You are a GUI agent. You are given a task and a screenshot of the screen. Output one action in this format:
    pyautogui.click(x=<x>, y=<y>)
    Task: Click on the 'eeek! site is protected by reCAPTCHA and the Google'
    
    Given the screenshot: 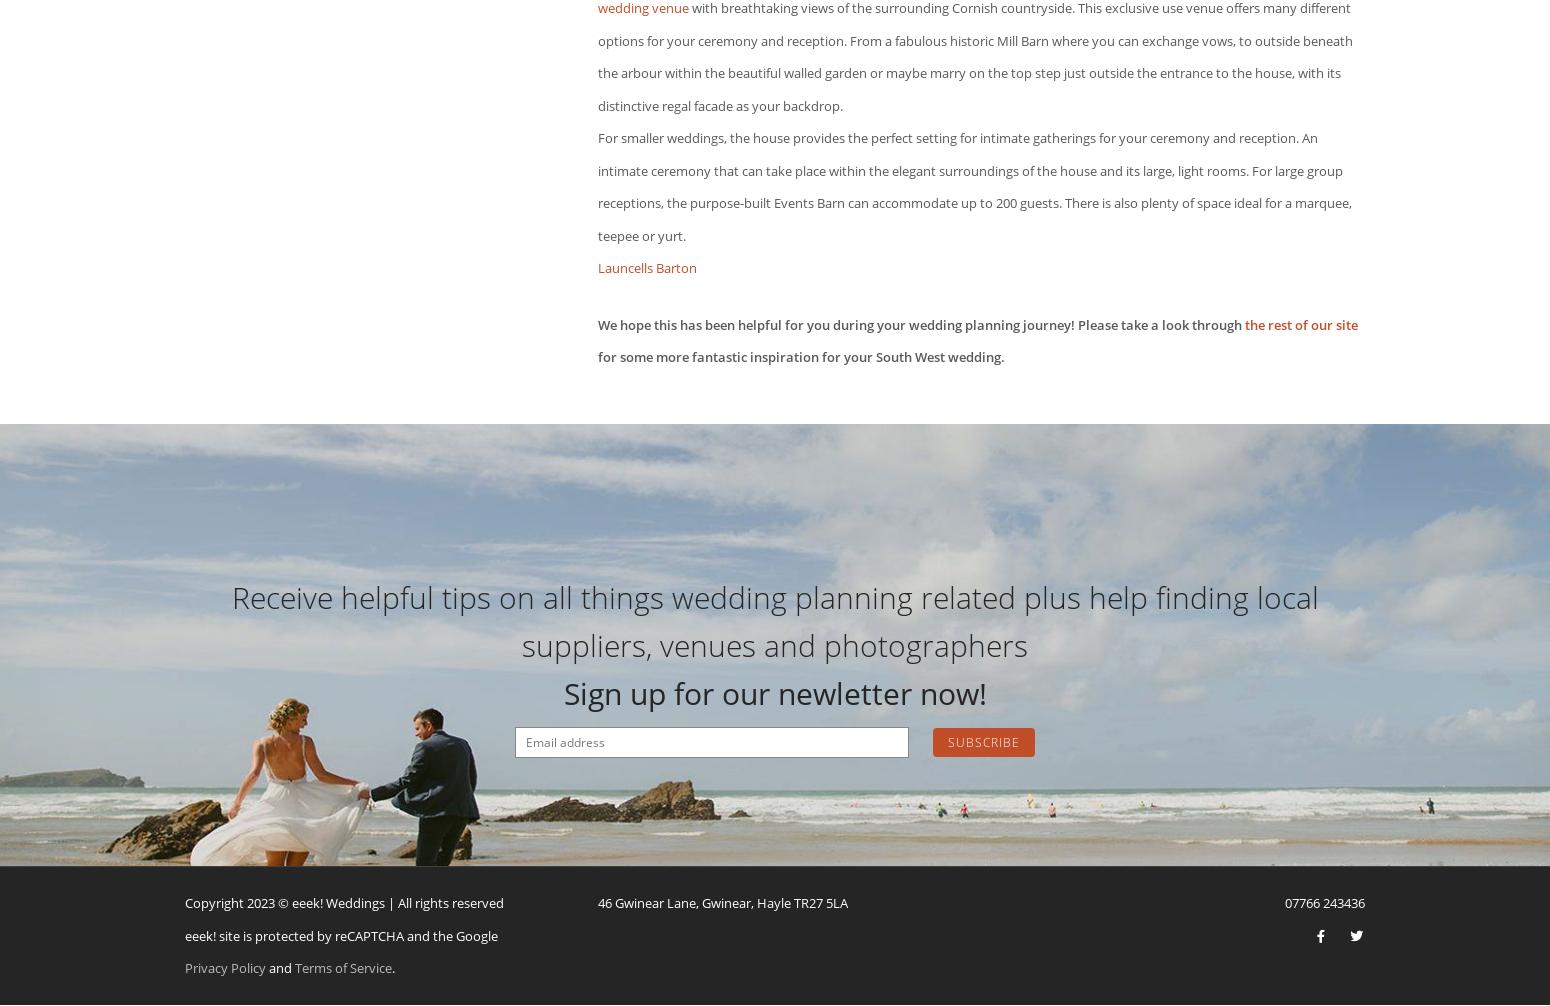 What is the action you would take?
    pyautogui.click(x=184, y=933)
    